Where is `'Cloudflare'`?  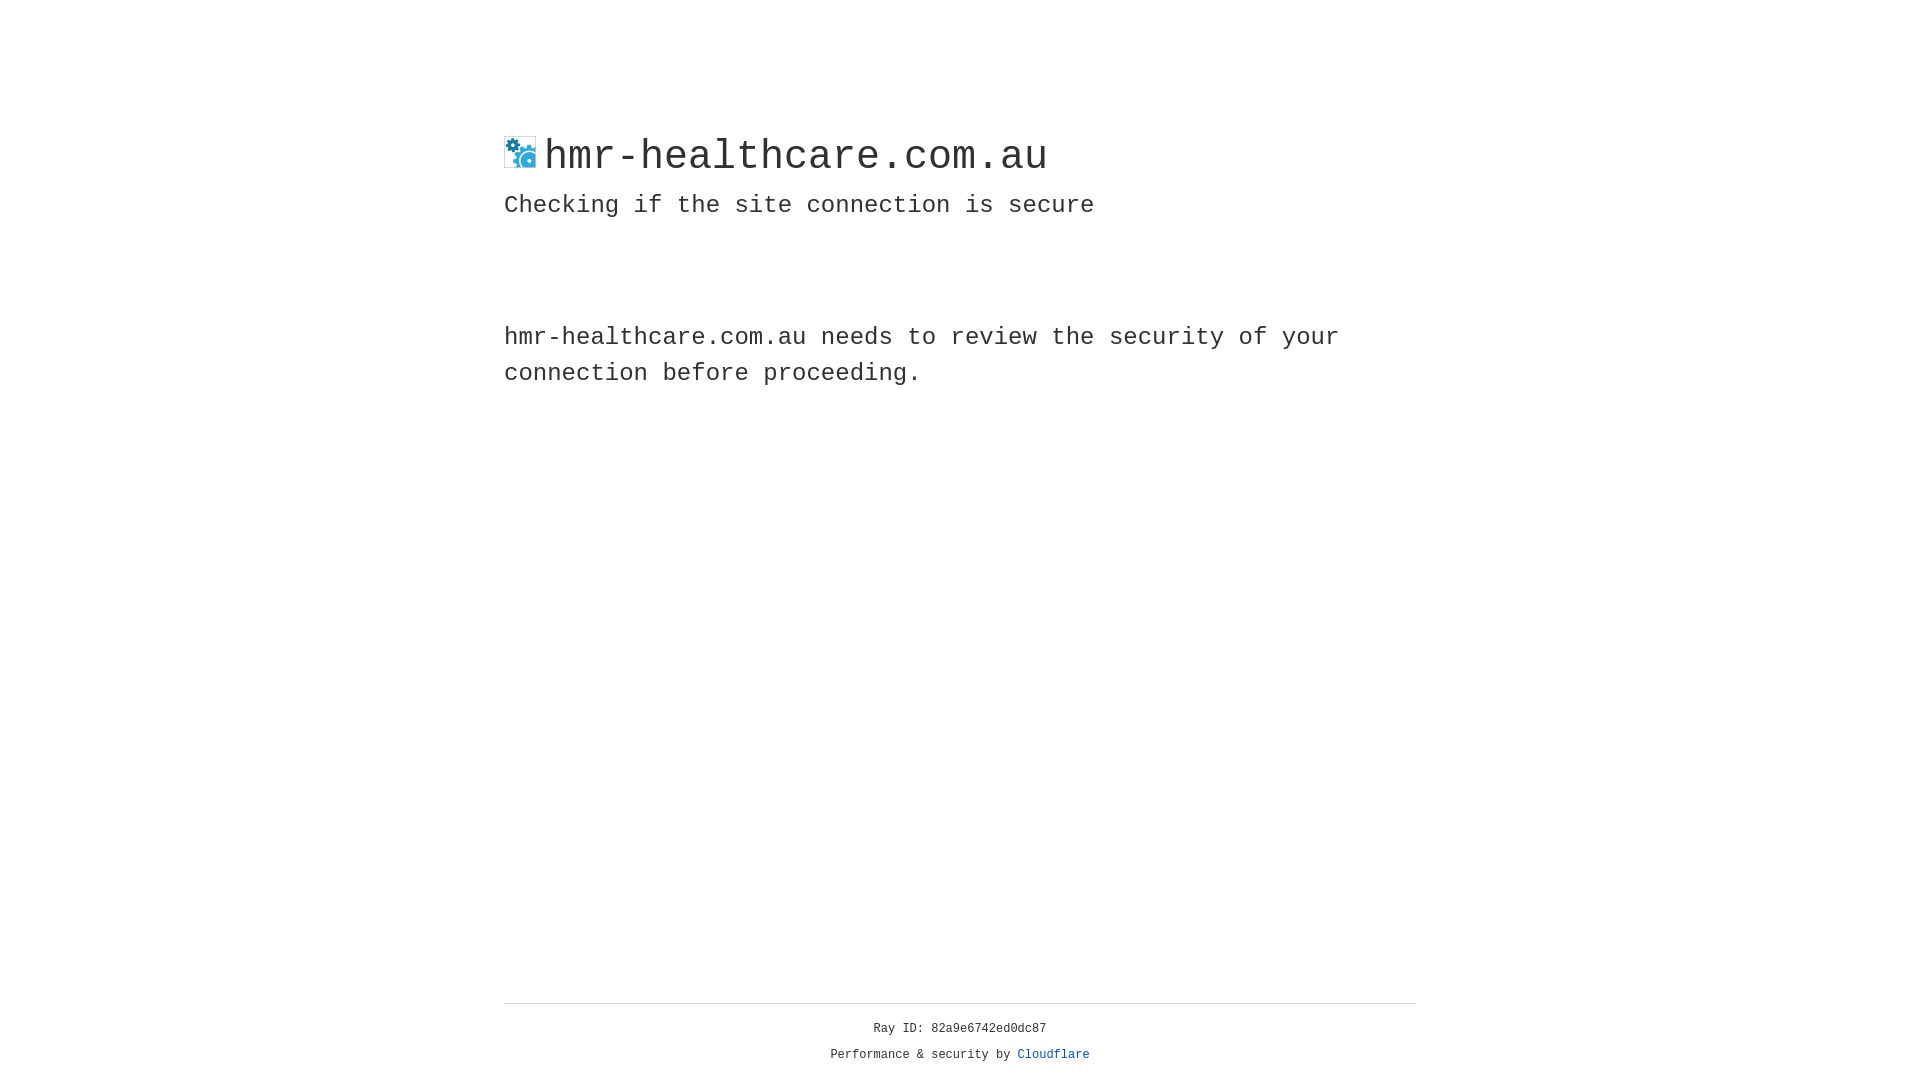
'Cloudflare' is located at coordinates (1017, 1054).